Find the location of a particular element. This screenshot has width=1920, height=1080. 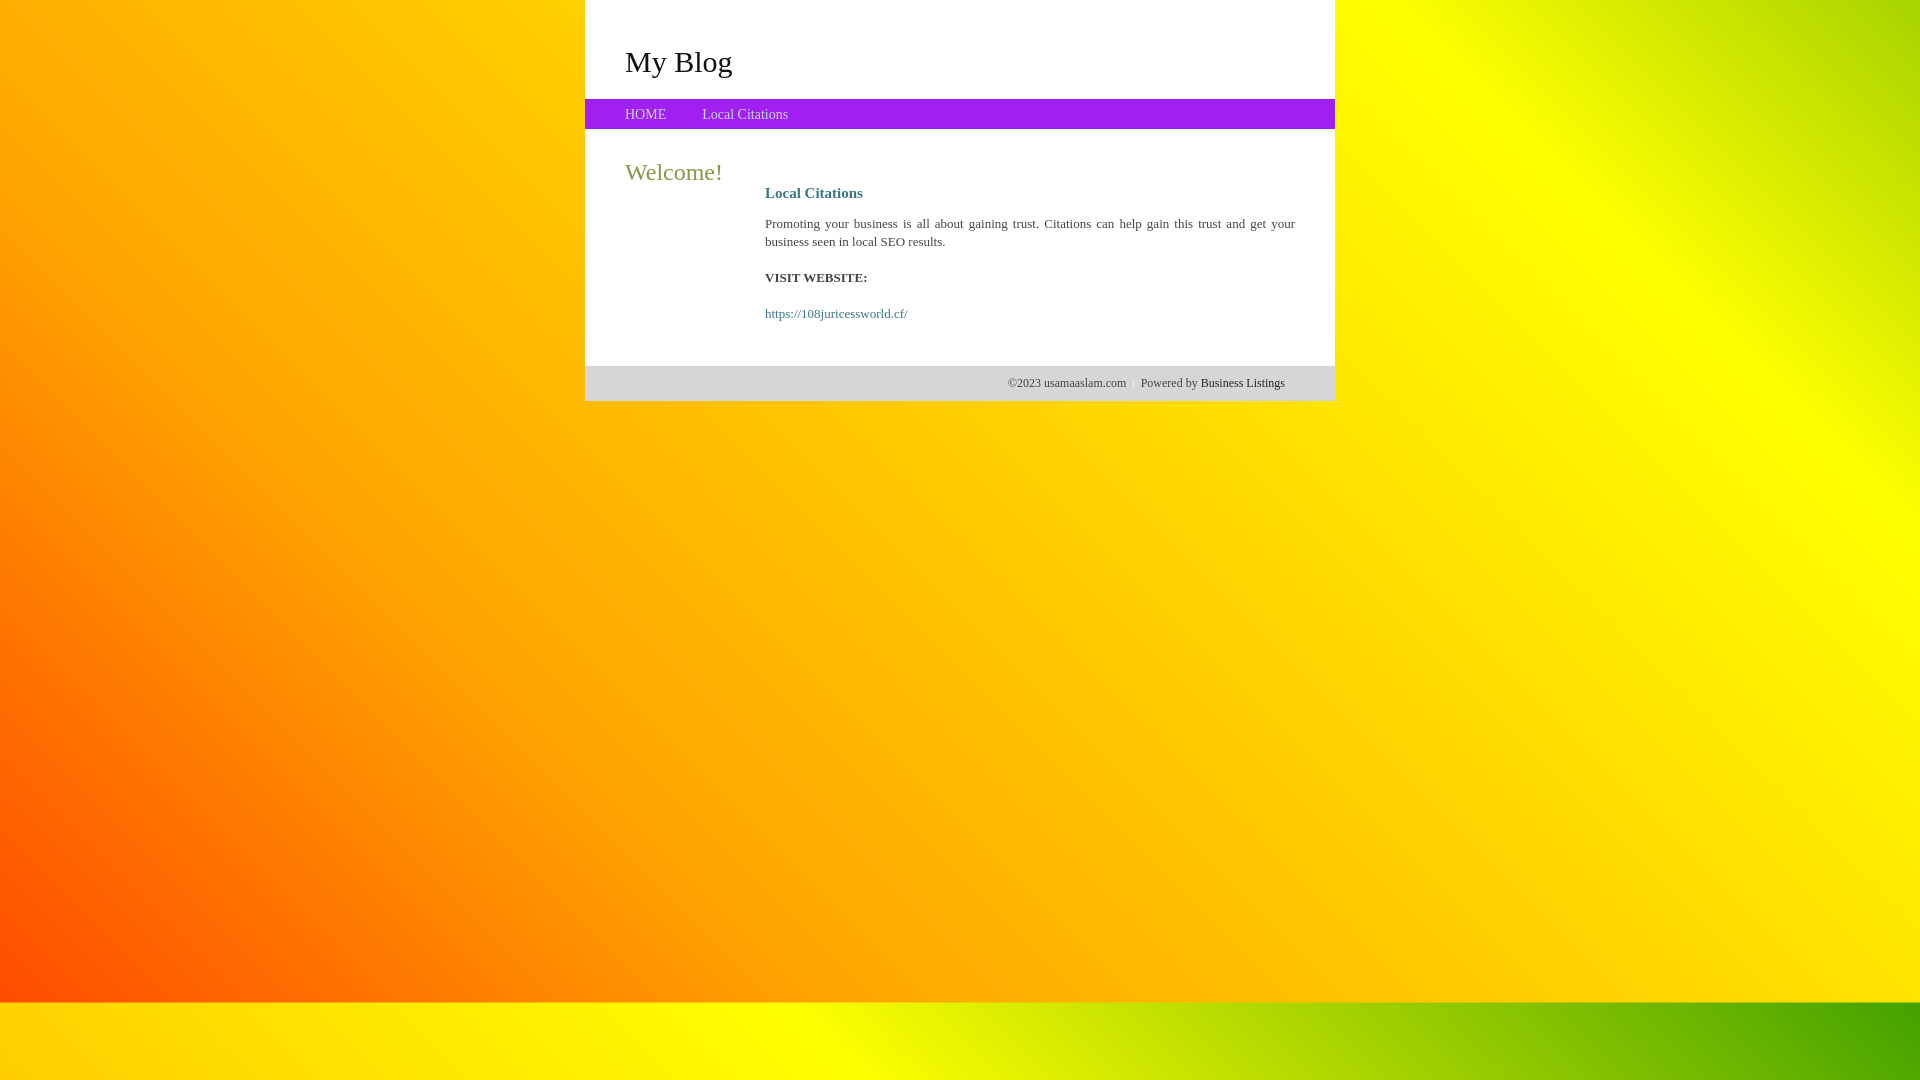

'My Blog' is located at coordinates (678, 60).